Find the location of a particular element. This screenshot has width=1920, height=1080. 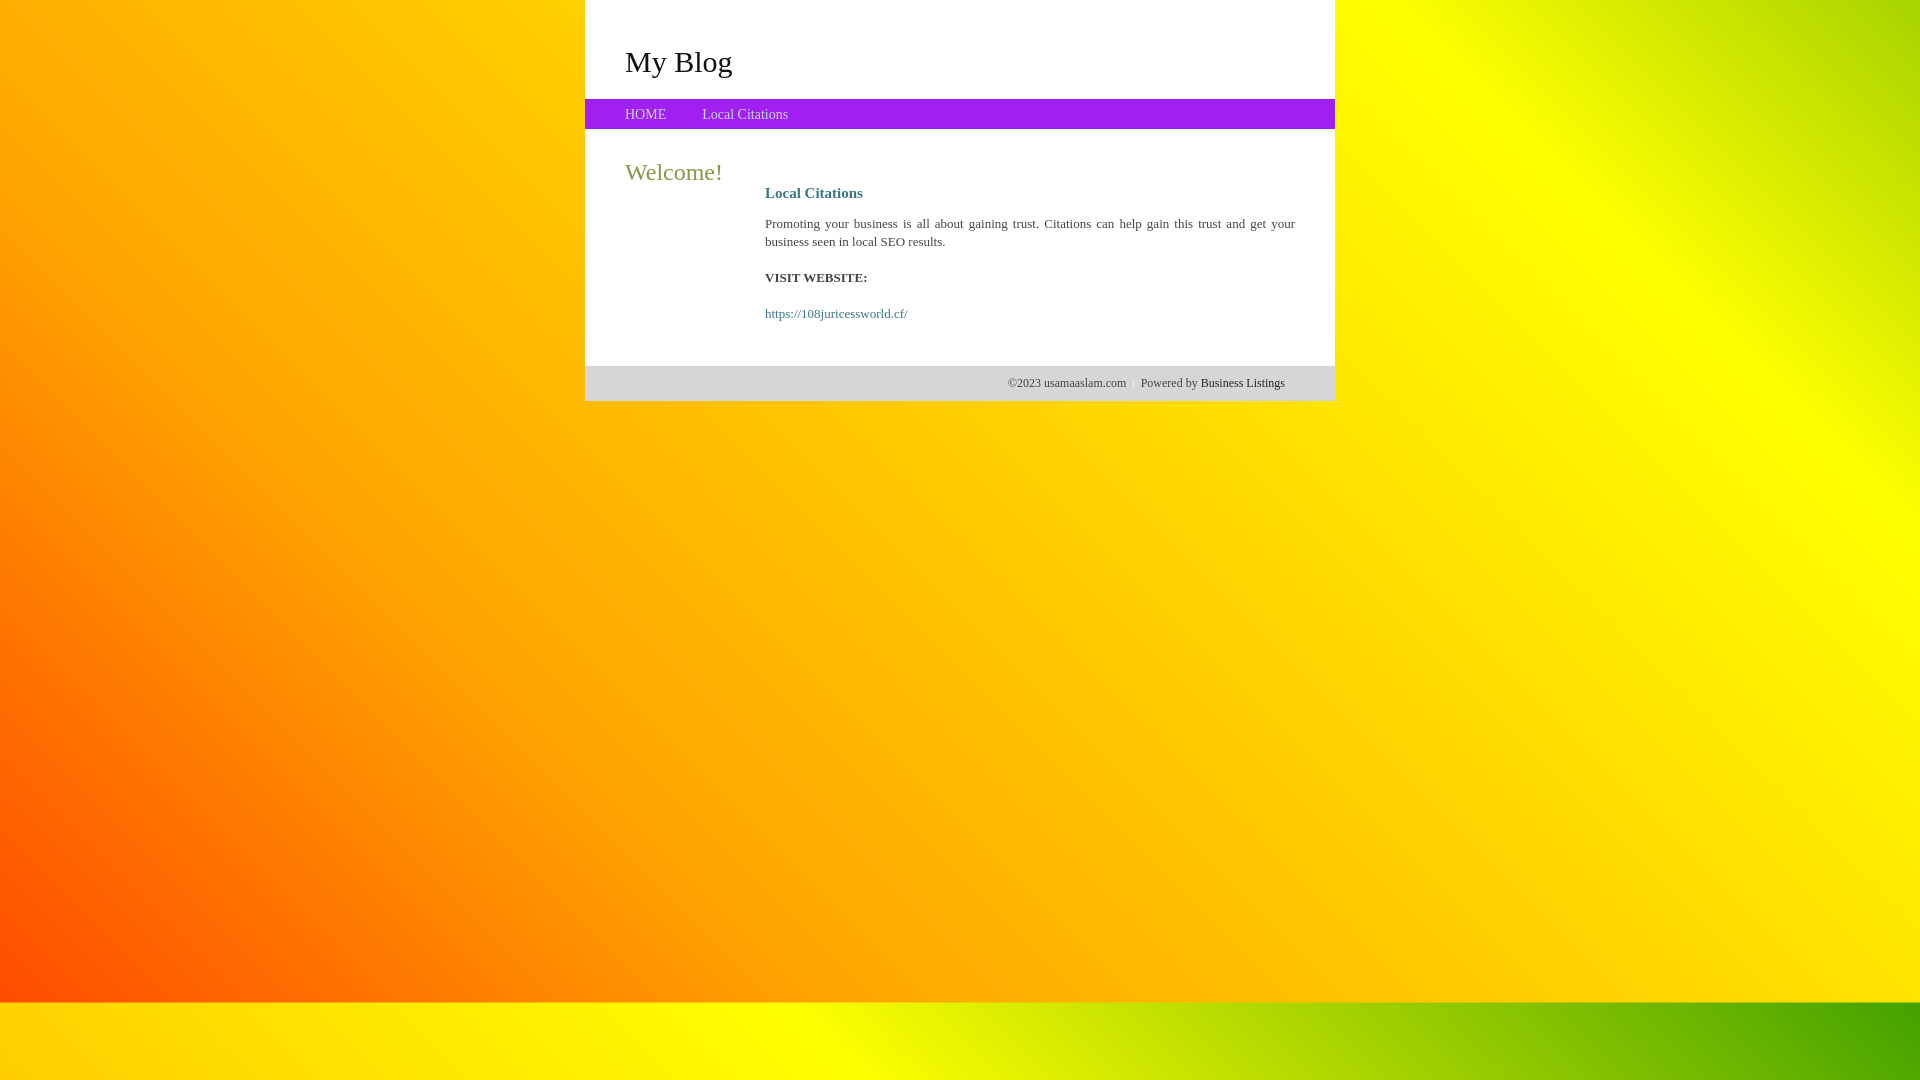

'My Blog' is located at coordinates (678, 60).